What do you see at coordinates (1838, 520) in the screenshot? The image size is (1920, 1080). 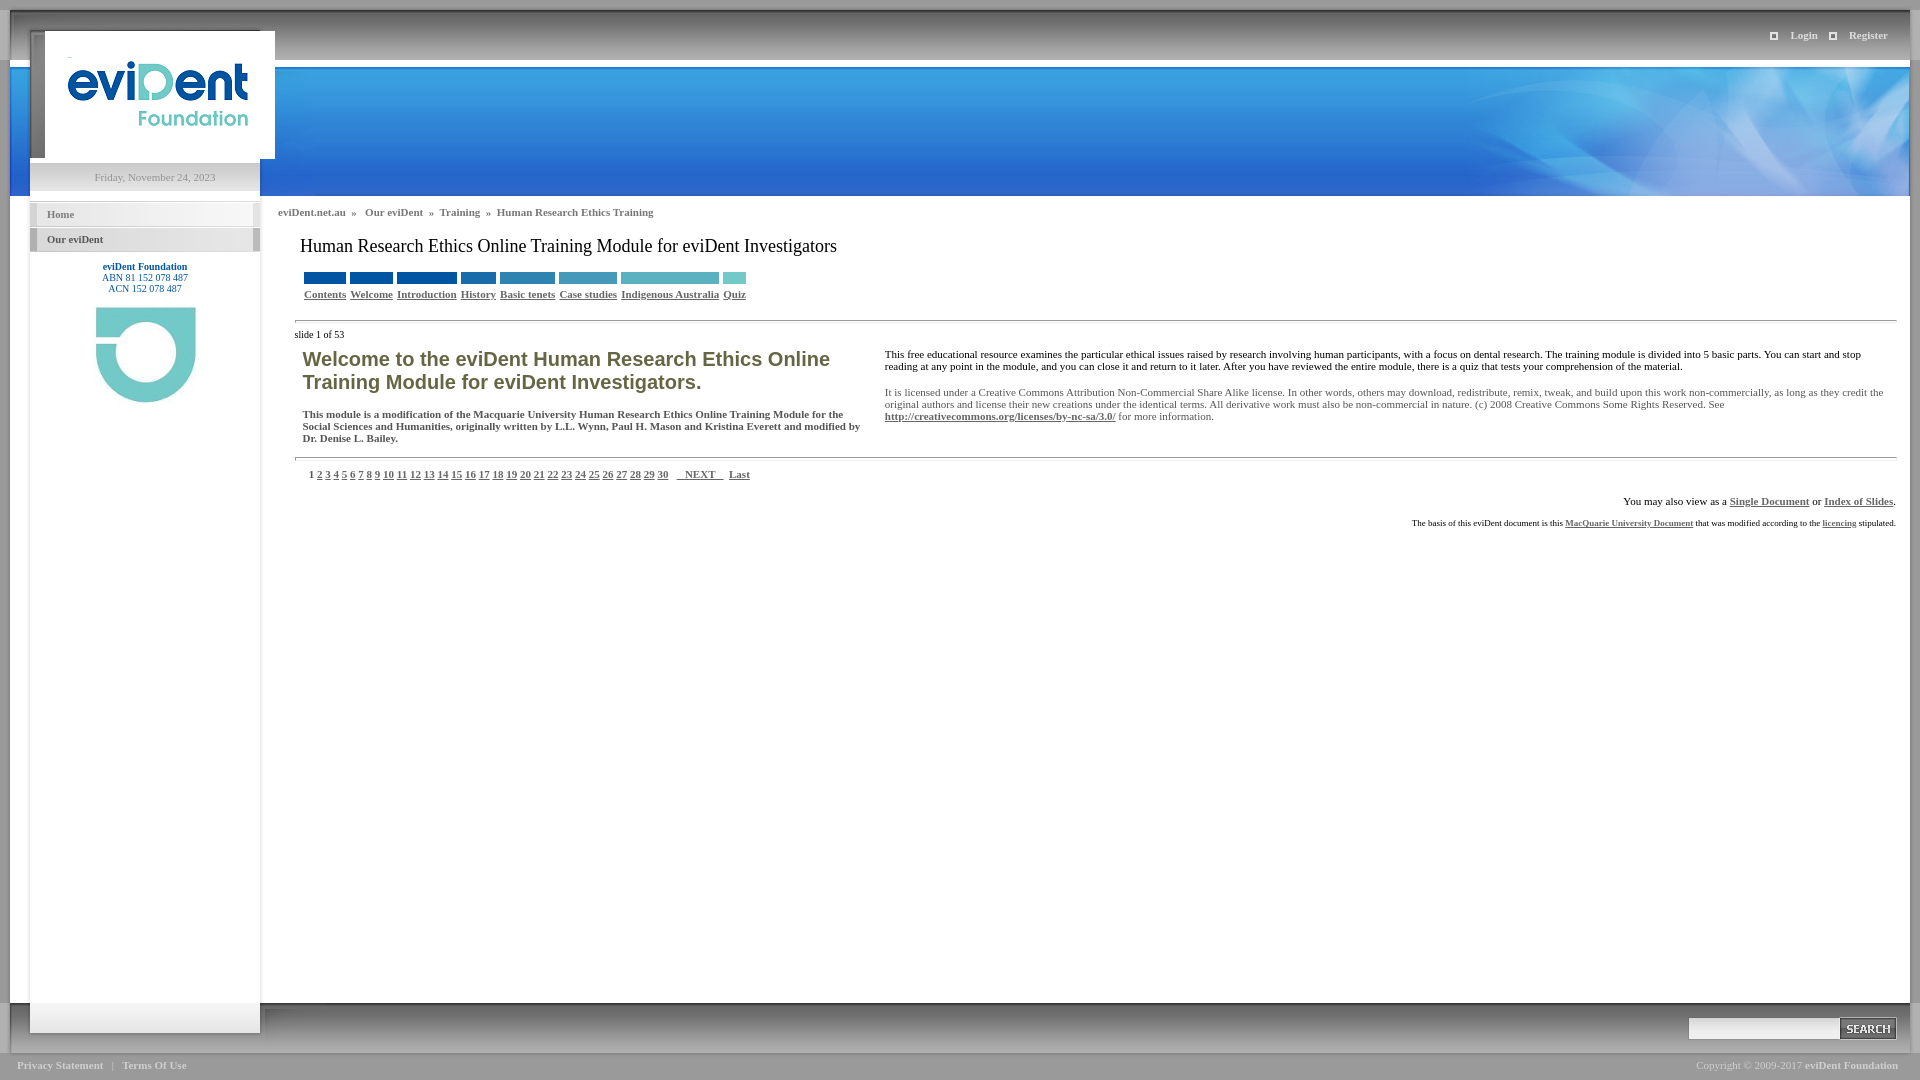 I see `'licencing'` at bounding box center [1838, 520].